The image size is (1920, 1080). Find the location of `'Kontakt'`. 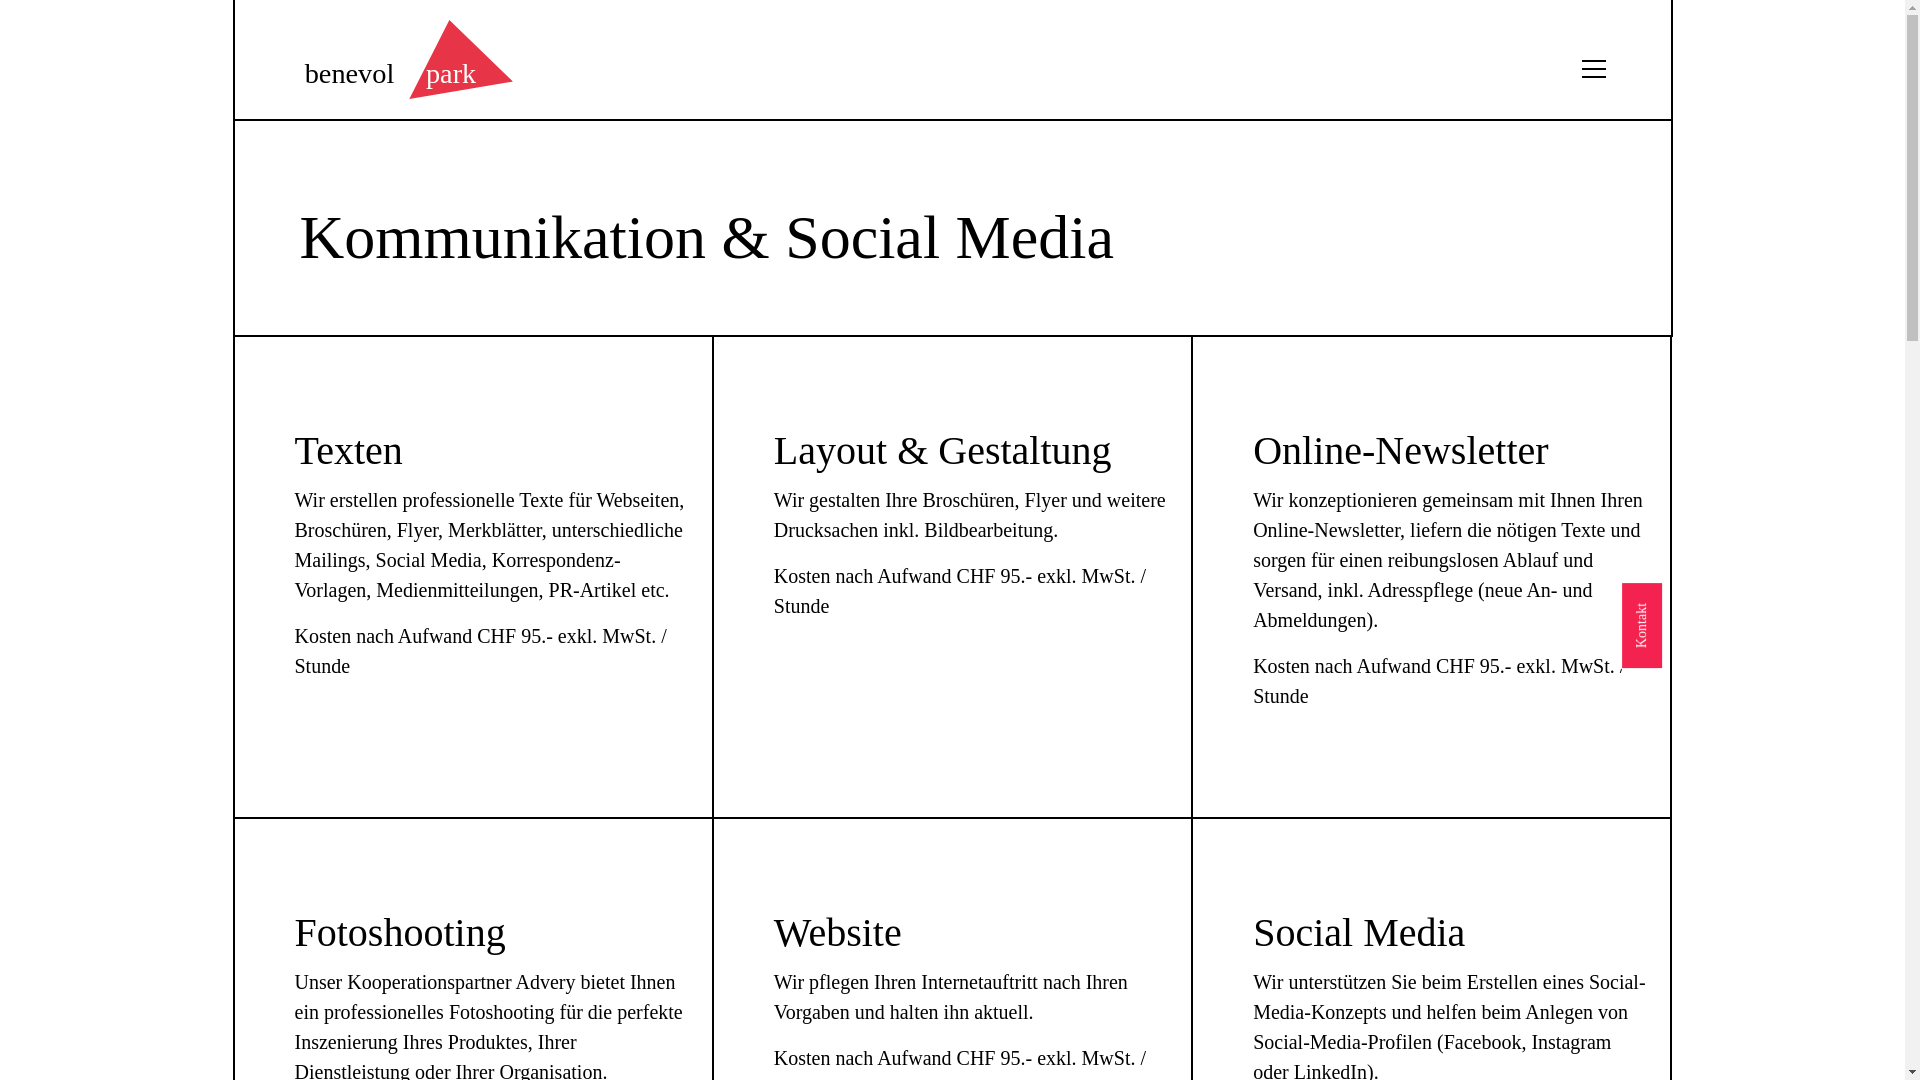

'Kontakt' is located at coordinates (1664, 601).